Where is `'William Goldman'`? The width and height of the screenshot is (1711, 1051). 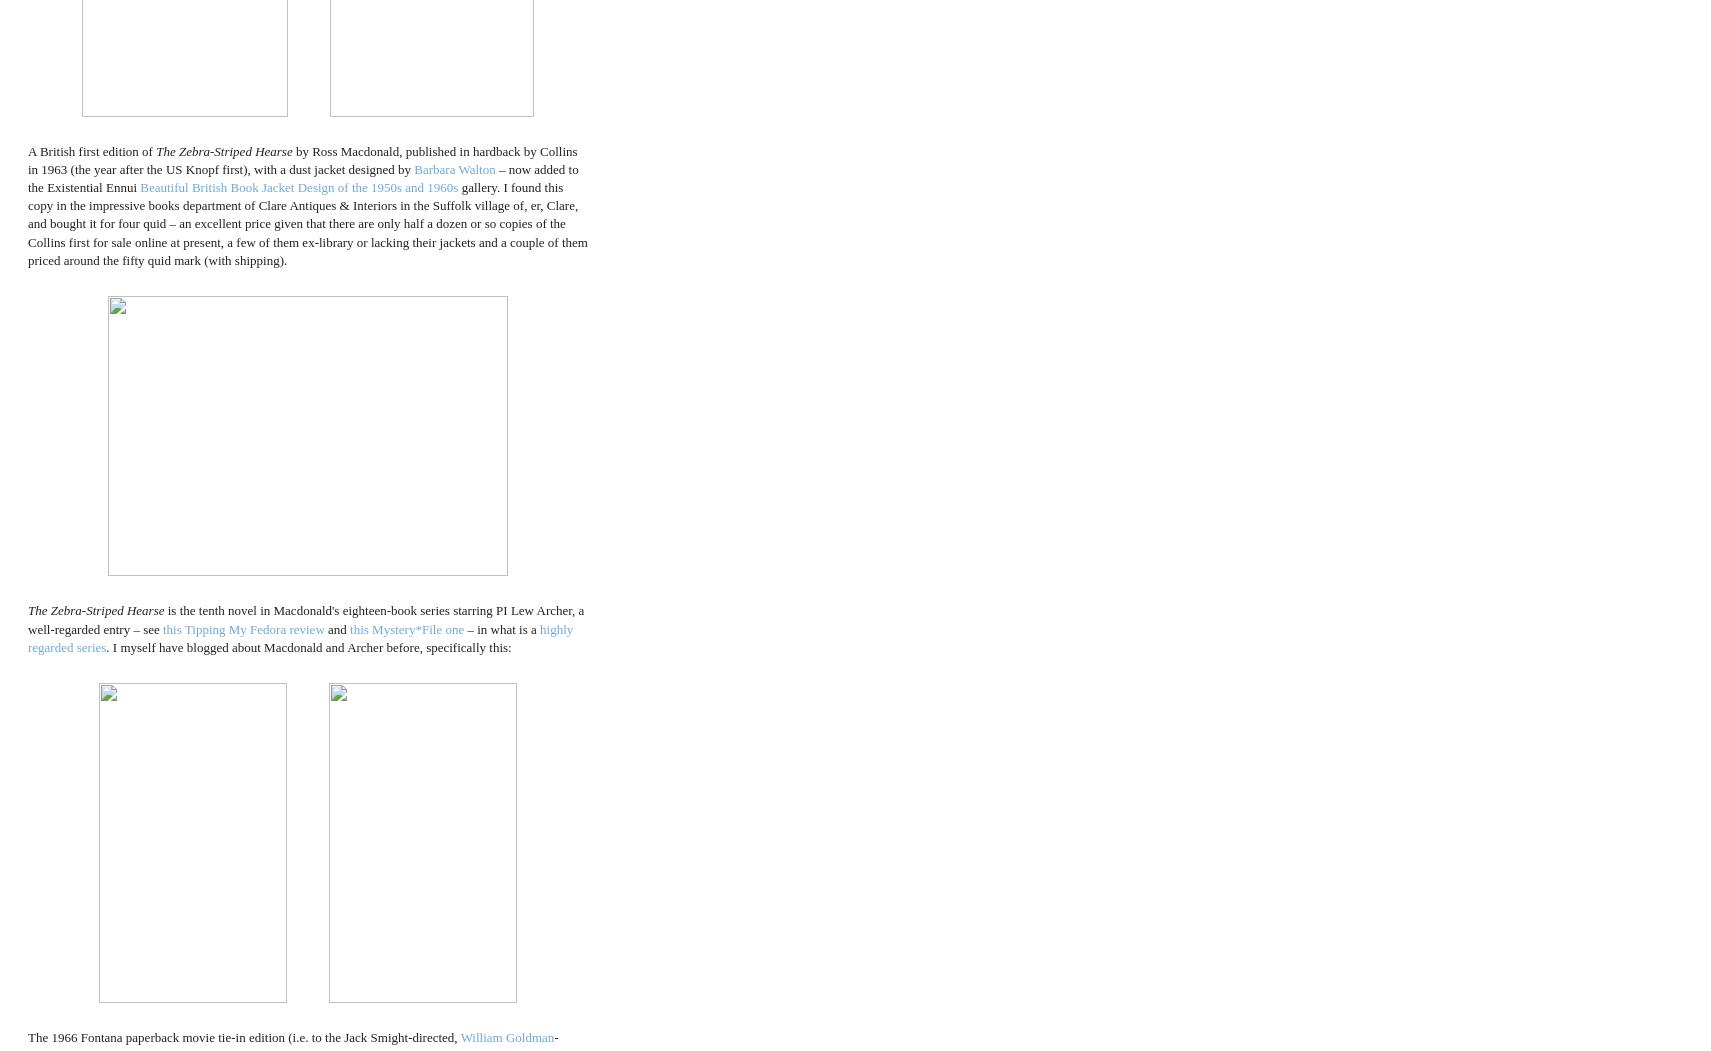
'William Goldman' is located at coordinates (506, 1036).